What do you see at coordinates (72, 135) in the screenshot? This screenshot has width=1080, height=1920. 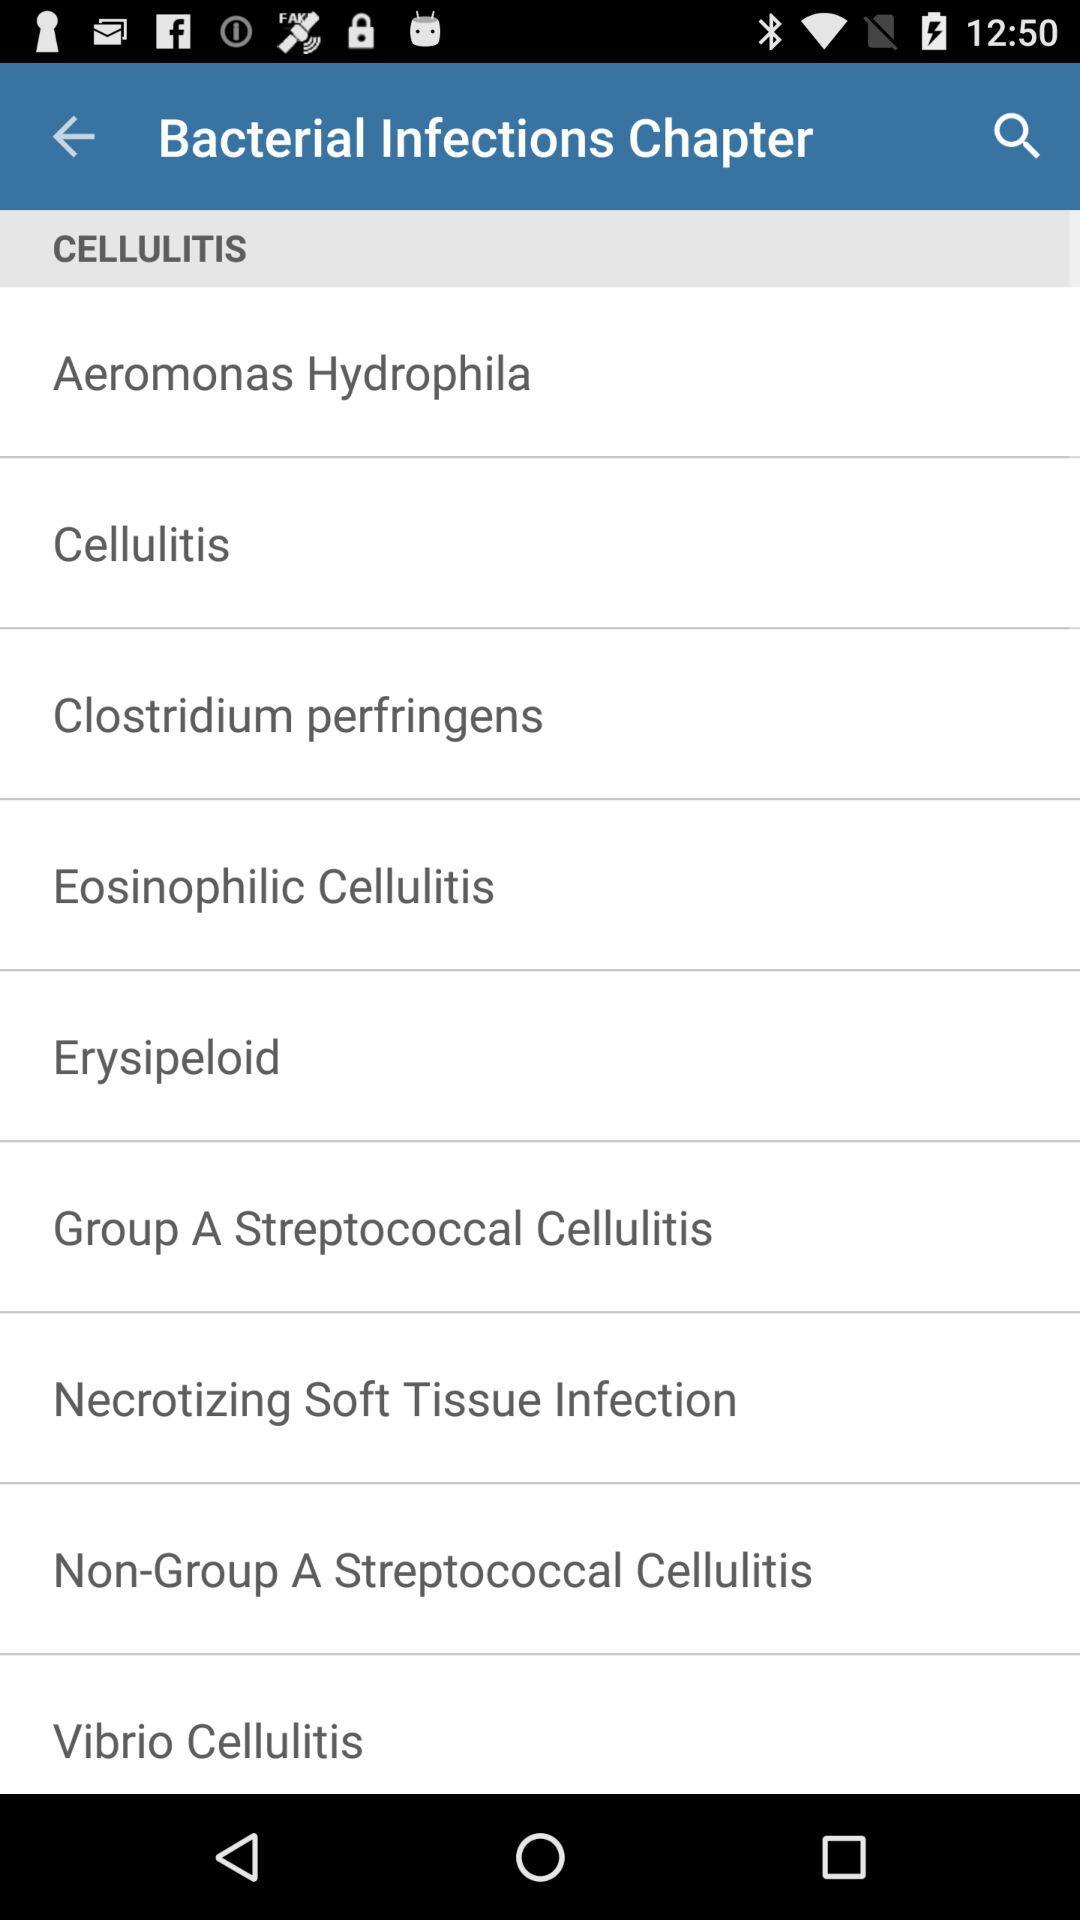 I see `the icon at the top left corner` at bounding box center [72, 135].